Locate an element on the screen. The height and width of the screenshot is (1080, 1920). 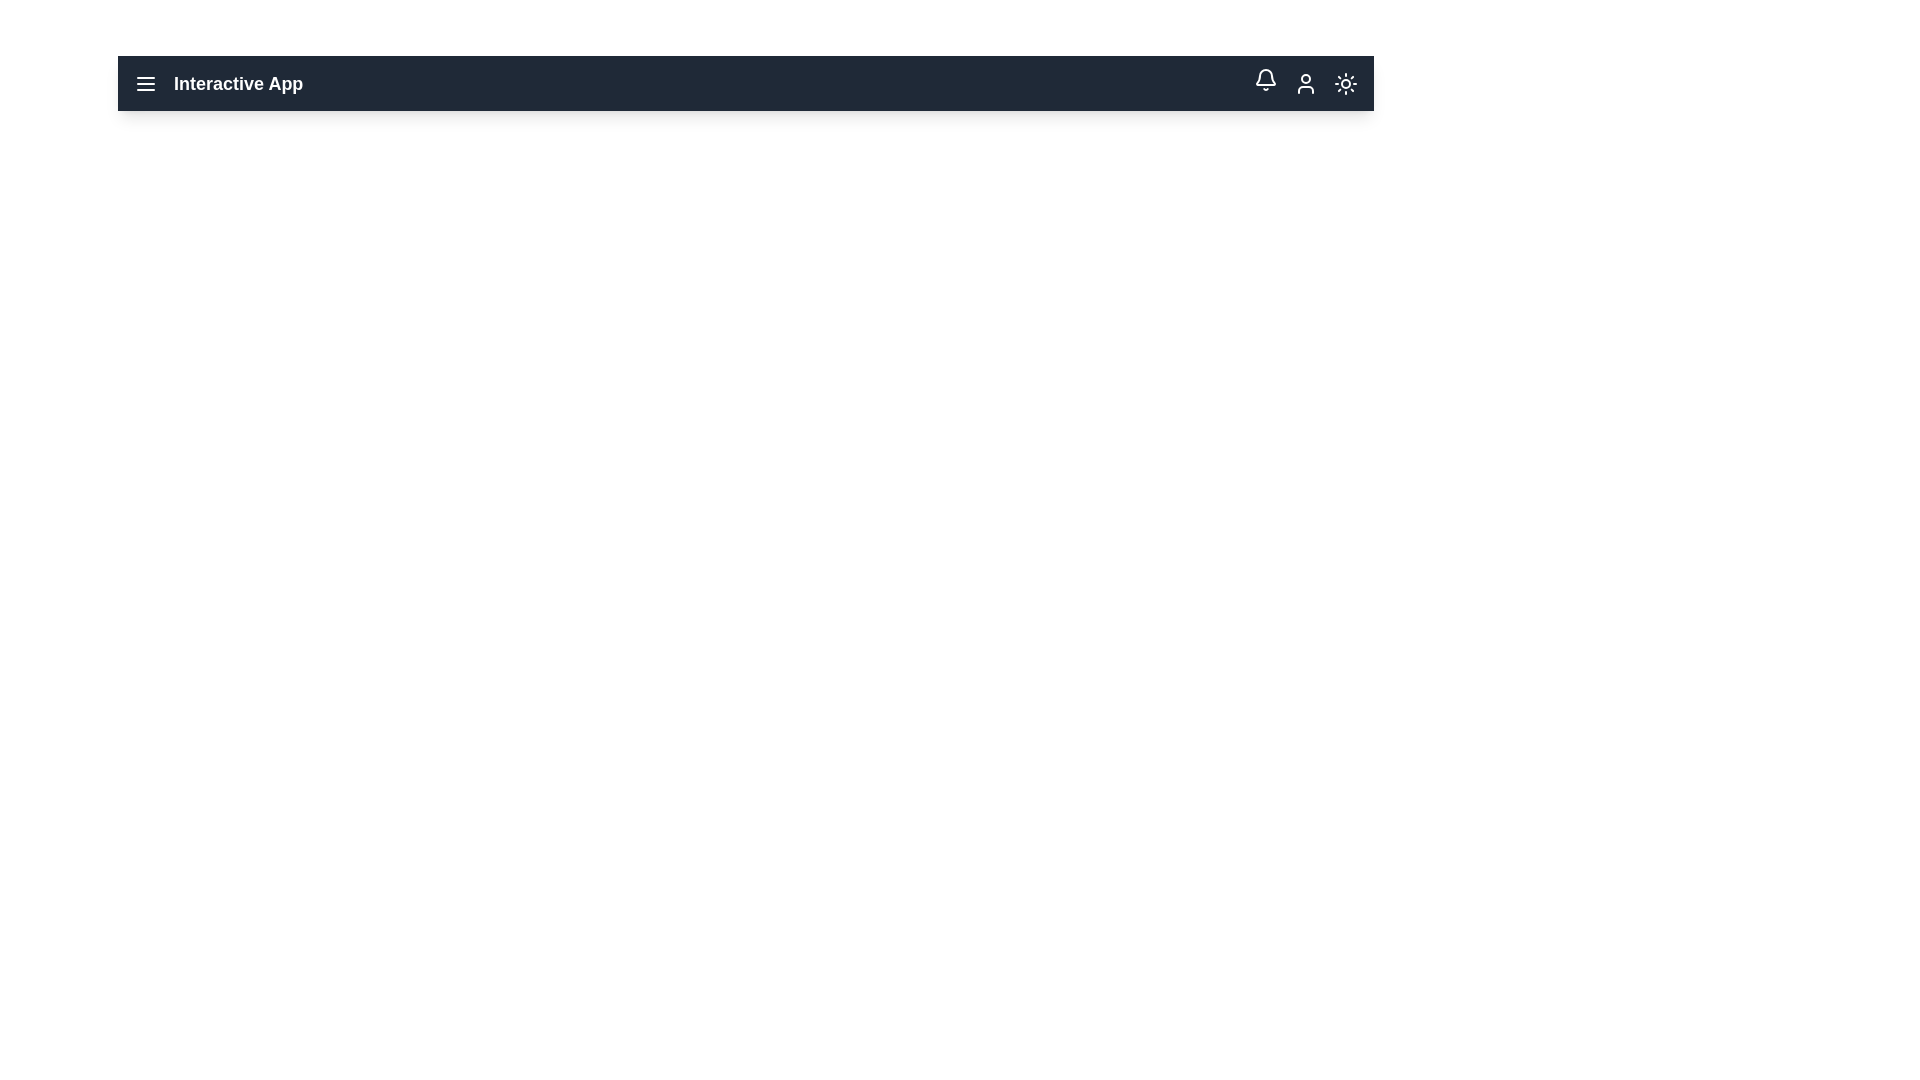
the user profile icon in the app bar is located at coordinates (1305, 82).